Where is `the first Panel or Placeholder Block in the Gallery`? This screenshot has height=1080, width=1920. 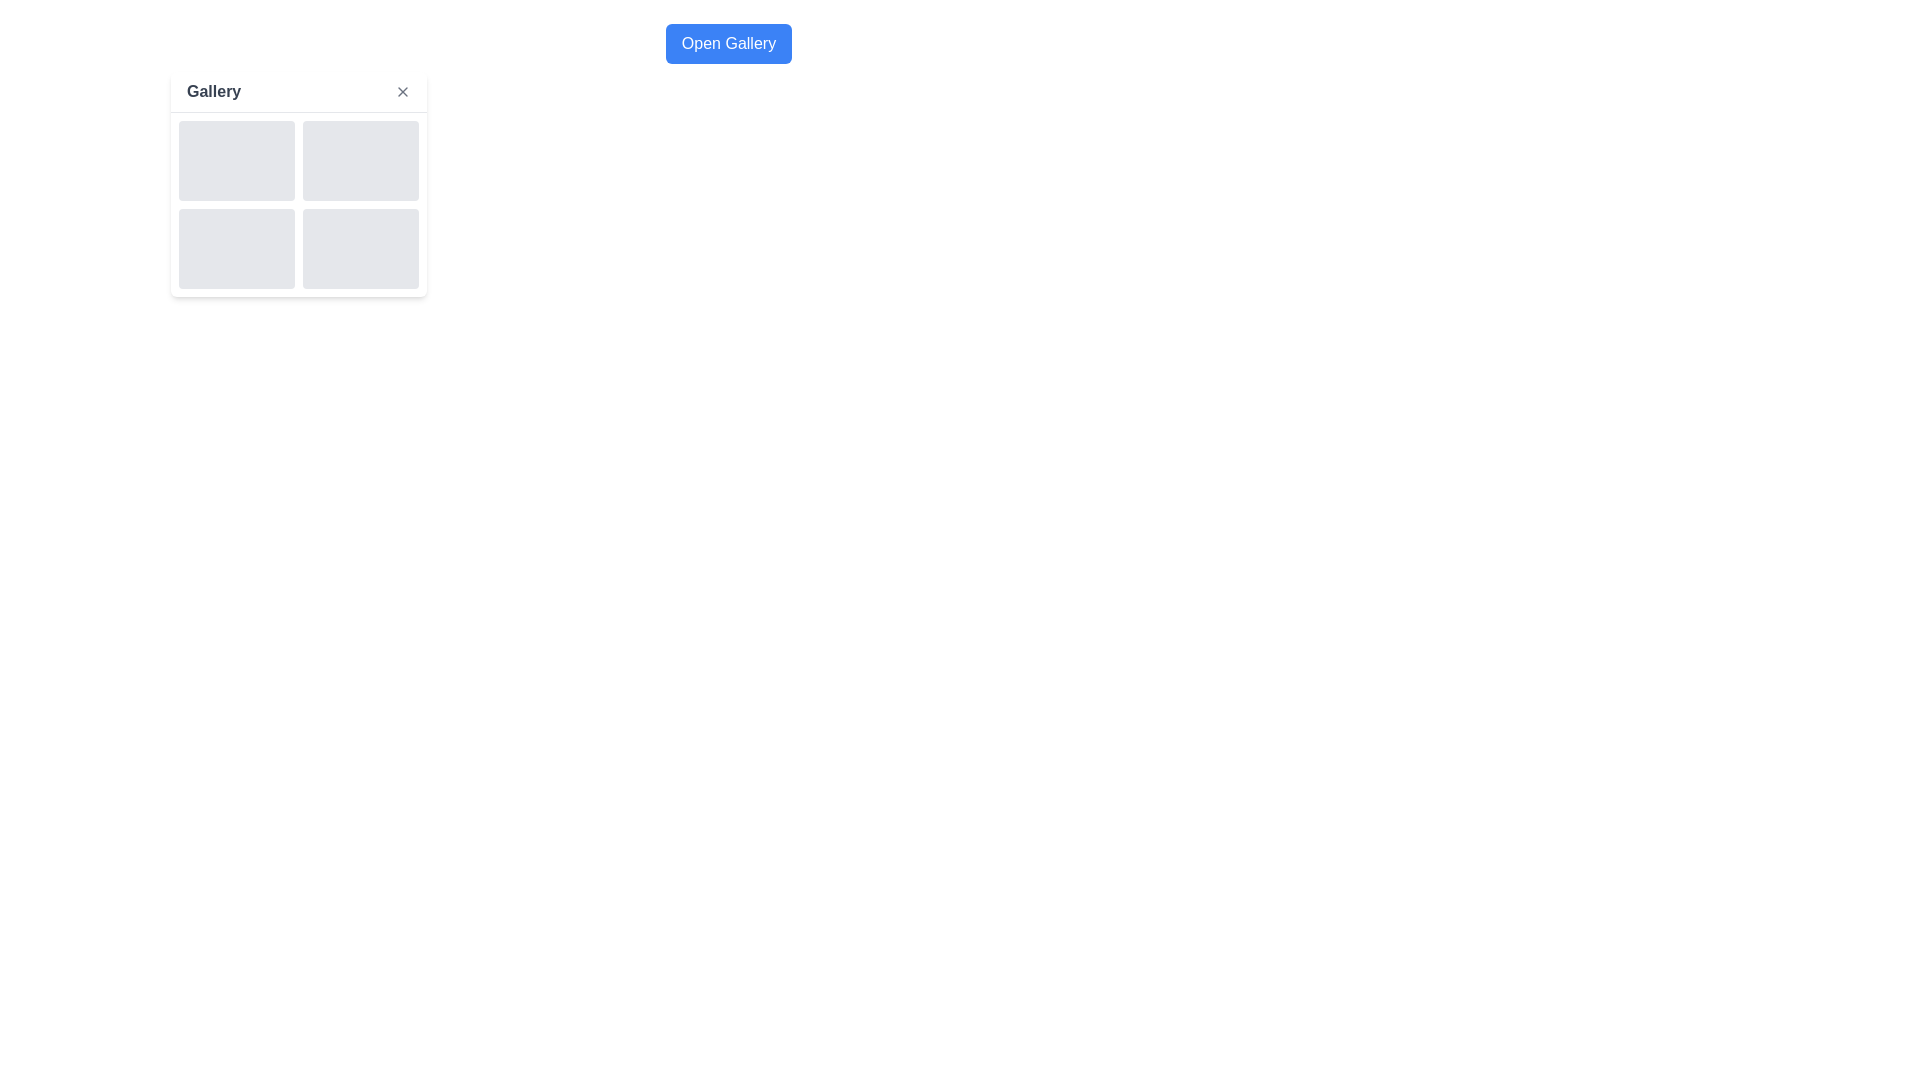
the first Panel or Placeholder Block in the Gallery is located at coordinates (236, 160).